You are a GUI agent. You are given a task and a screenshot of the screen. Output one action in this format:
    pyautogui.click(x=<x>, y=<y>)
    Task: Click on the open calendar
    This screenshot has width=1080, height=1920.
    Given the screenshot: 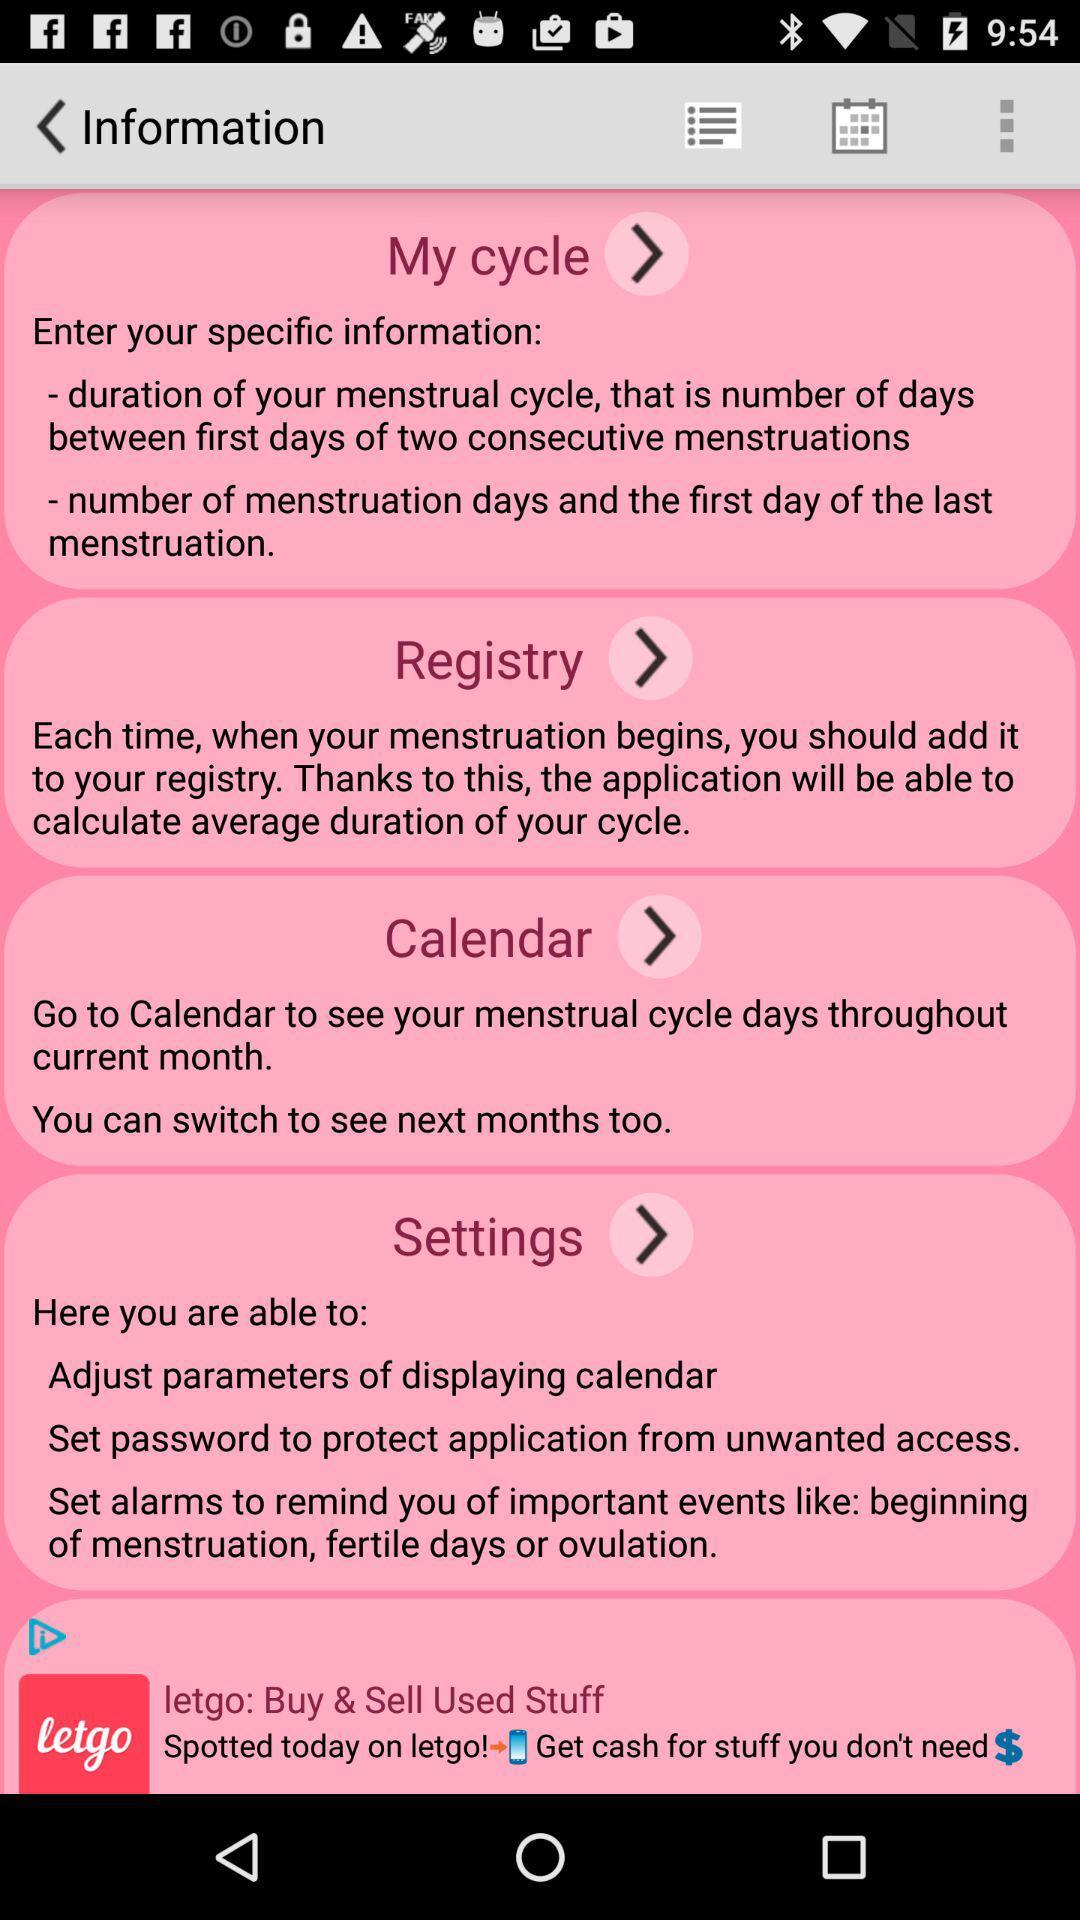 What is the action you would take?
    pyautogui.click(x=659, y=935)
    